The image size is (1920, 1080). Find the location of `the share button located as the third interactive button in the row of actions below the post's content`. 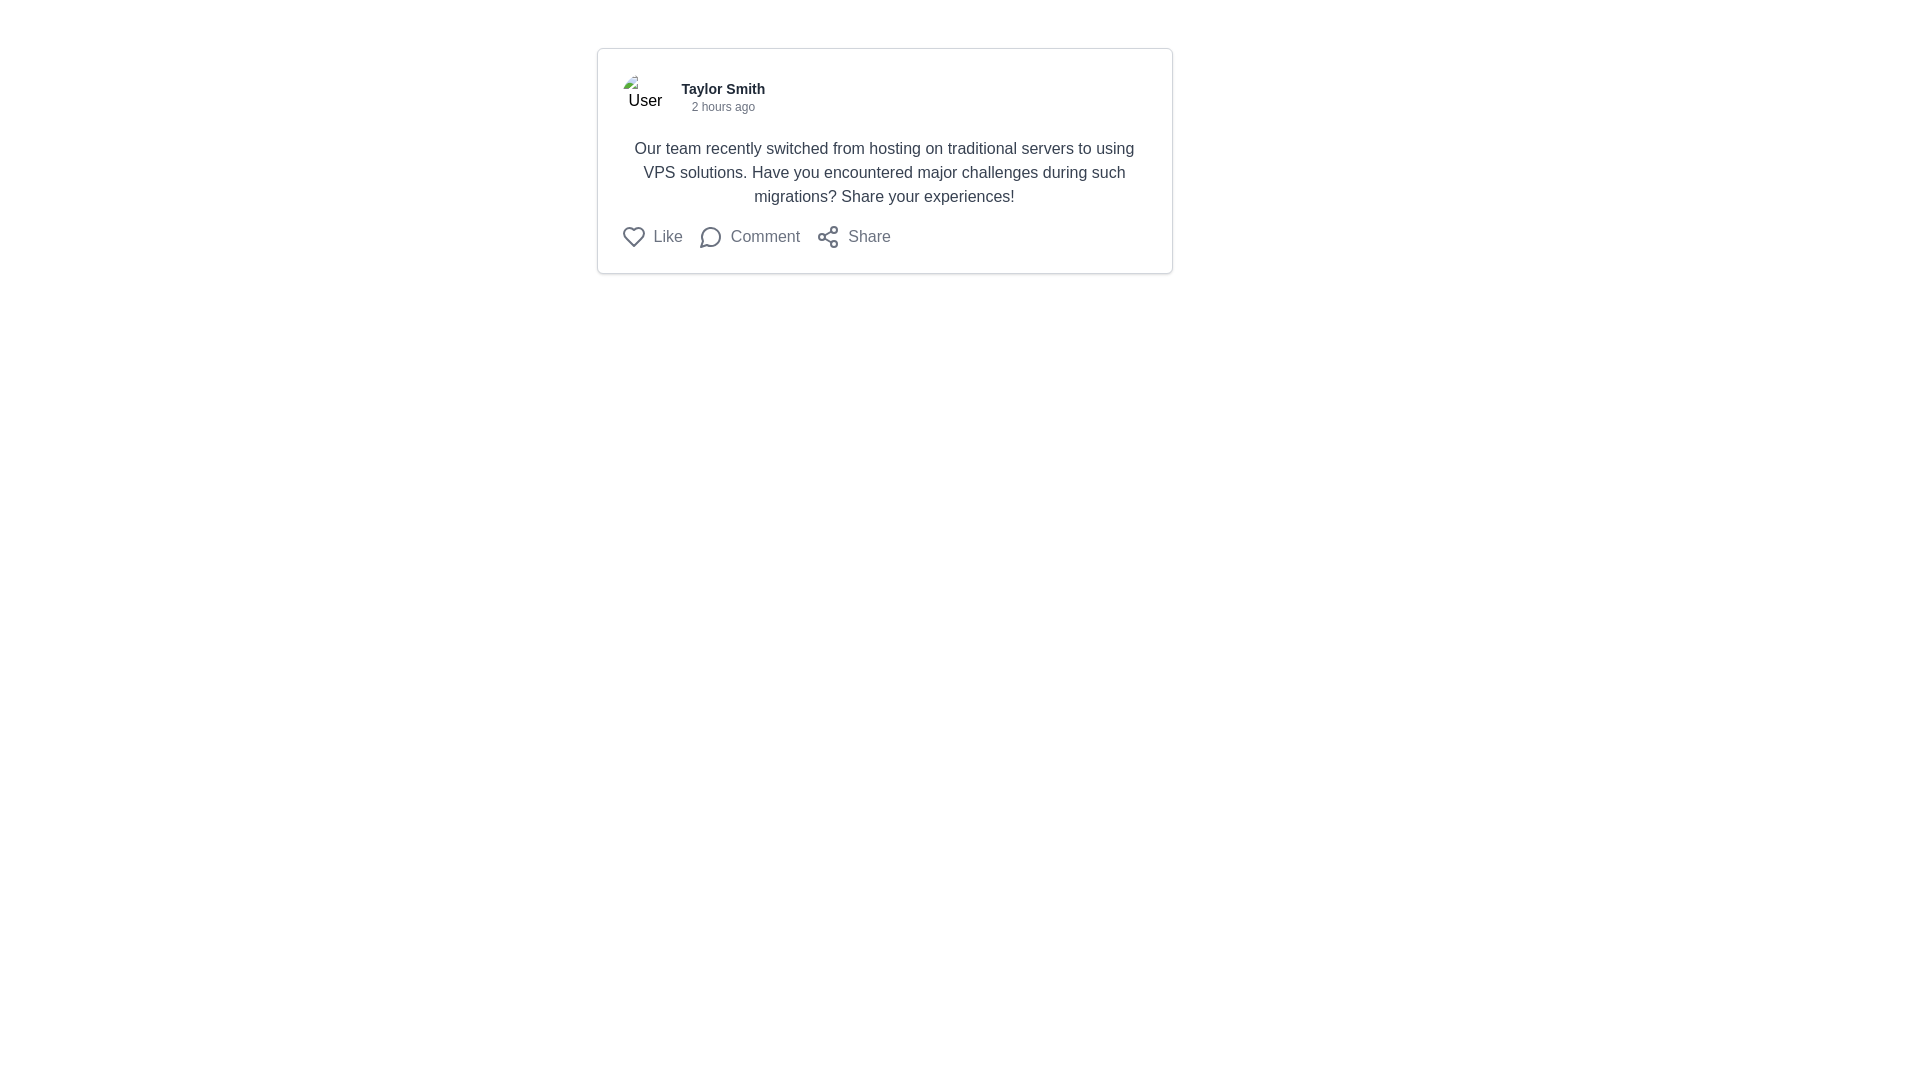

the share button located as the third interactive button in the row of actions below the post's content is located at coordinates (853, 235).